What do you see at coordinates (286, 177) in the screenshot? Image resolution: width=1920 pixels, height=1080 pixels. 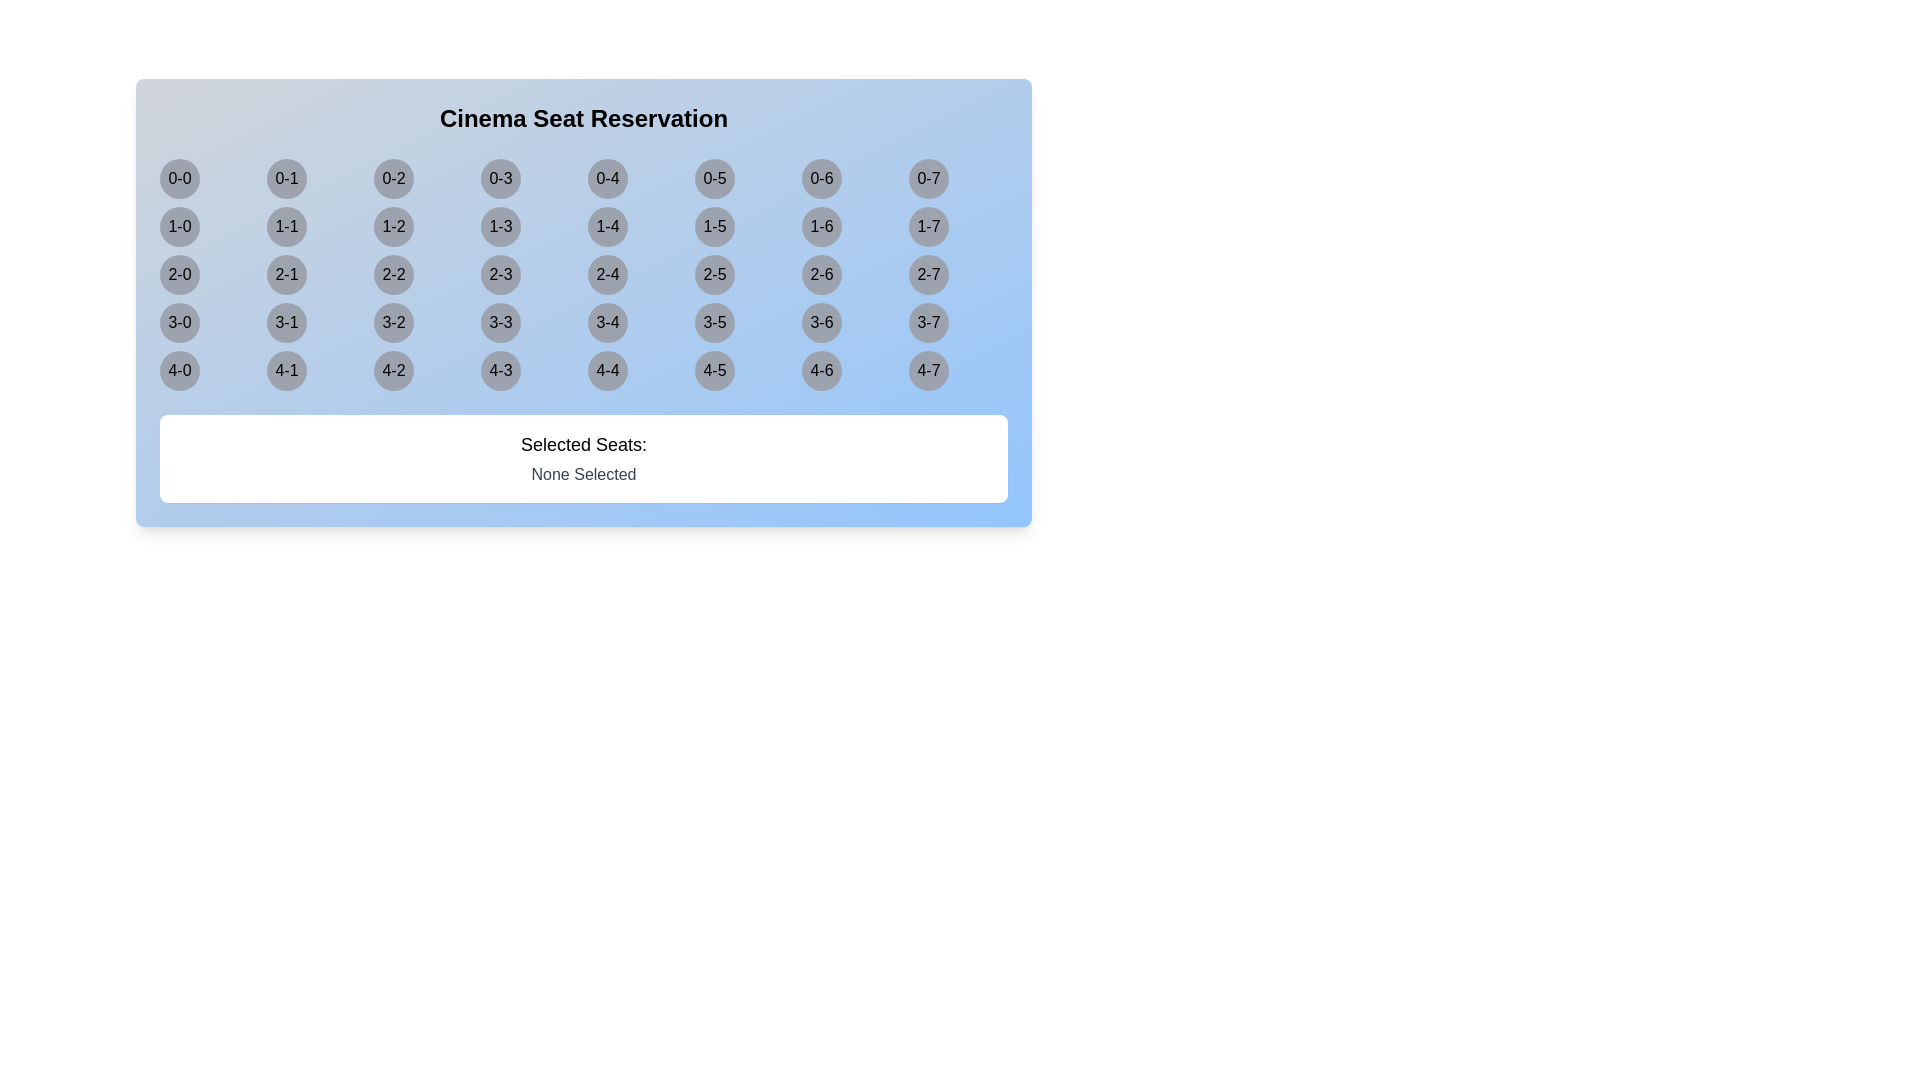 I see `the button representing a seat in the grid layout, located in the first row and second column` at bounding box center [286, 177].